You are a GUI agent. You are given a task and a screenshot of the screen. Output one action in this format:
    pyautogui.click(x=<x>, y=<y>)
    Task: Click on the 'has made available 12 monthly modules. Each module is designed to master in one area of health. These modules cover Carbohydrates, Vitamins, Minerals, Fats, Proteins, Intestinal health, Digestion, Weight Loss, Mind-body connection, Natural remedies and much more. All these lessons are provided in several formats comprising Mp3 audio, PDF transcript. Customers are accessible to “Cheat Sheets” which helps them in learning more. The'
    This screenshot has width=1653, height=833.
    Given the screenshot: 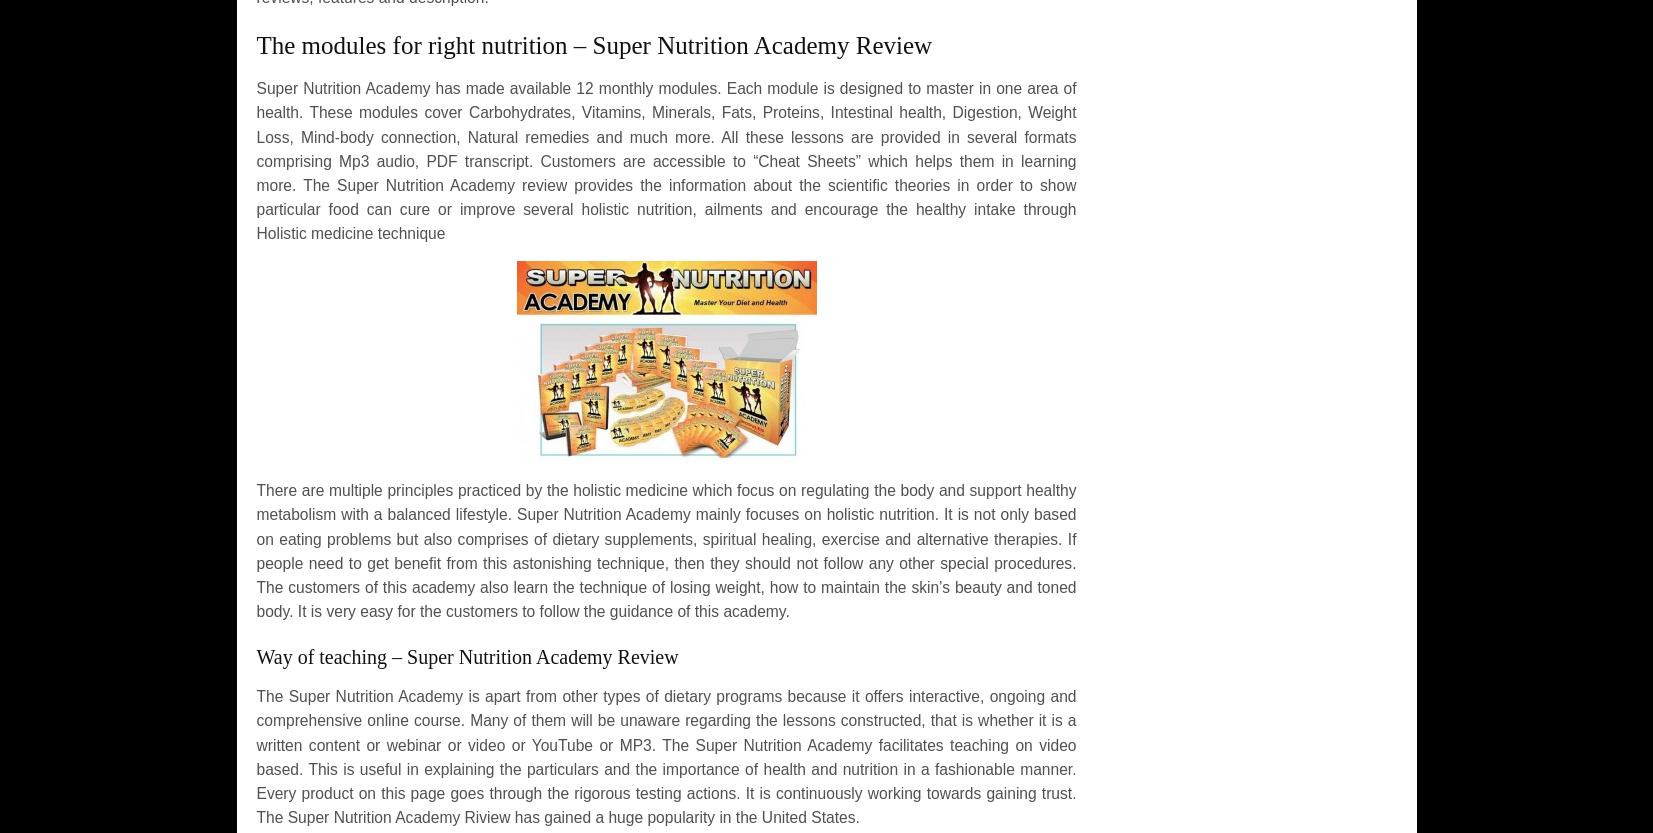 What is the action you would take?
    pyautogui.click(x=255, y=136)
    